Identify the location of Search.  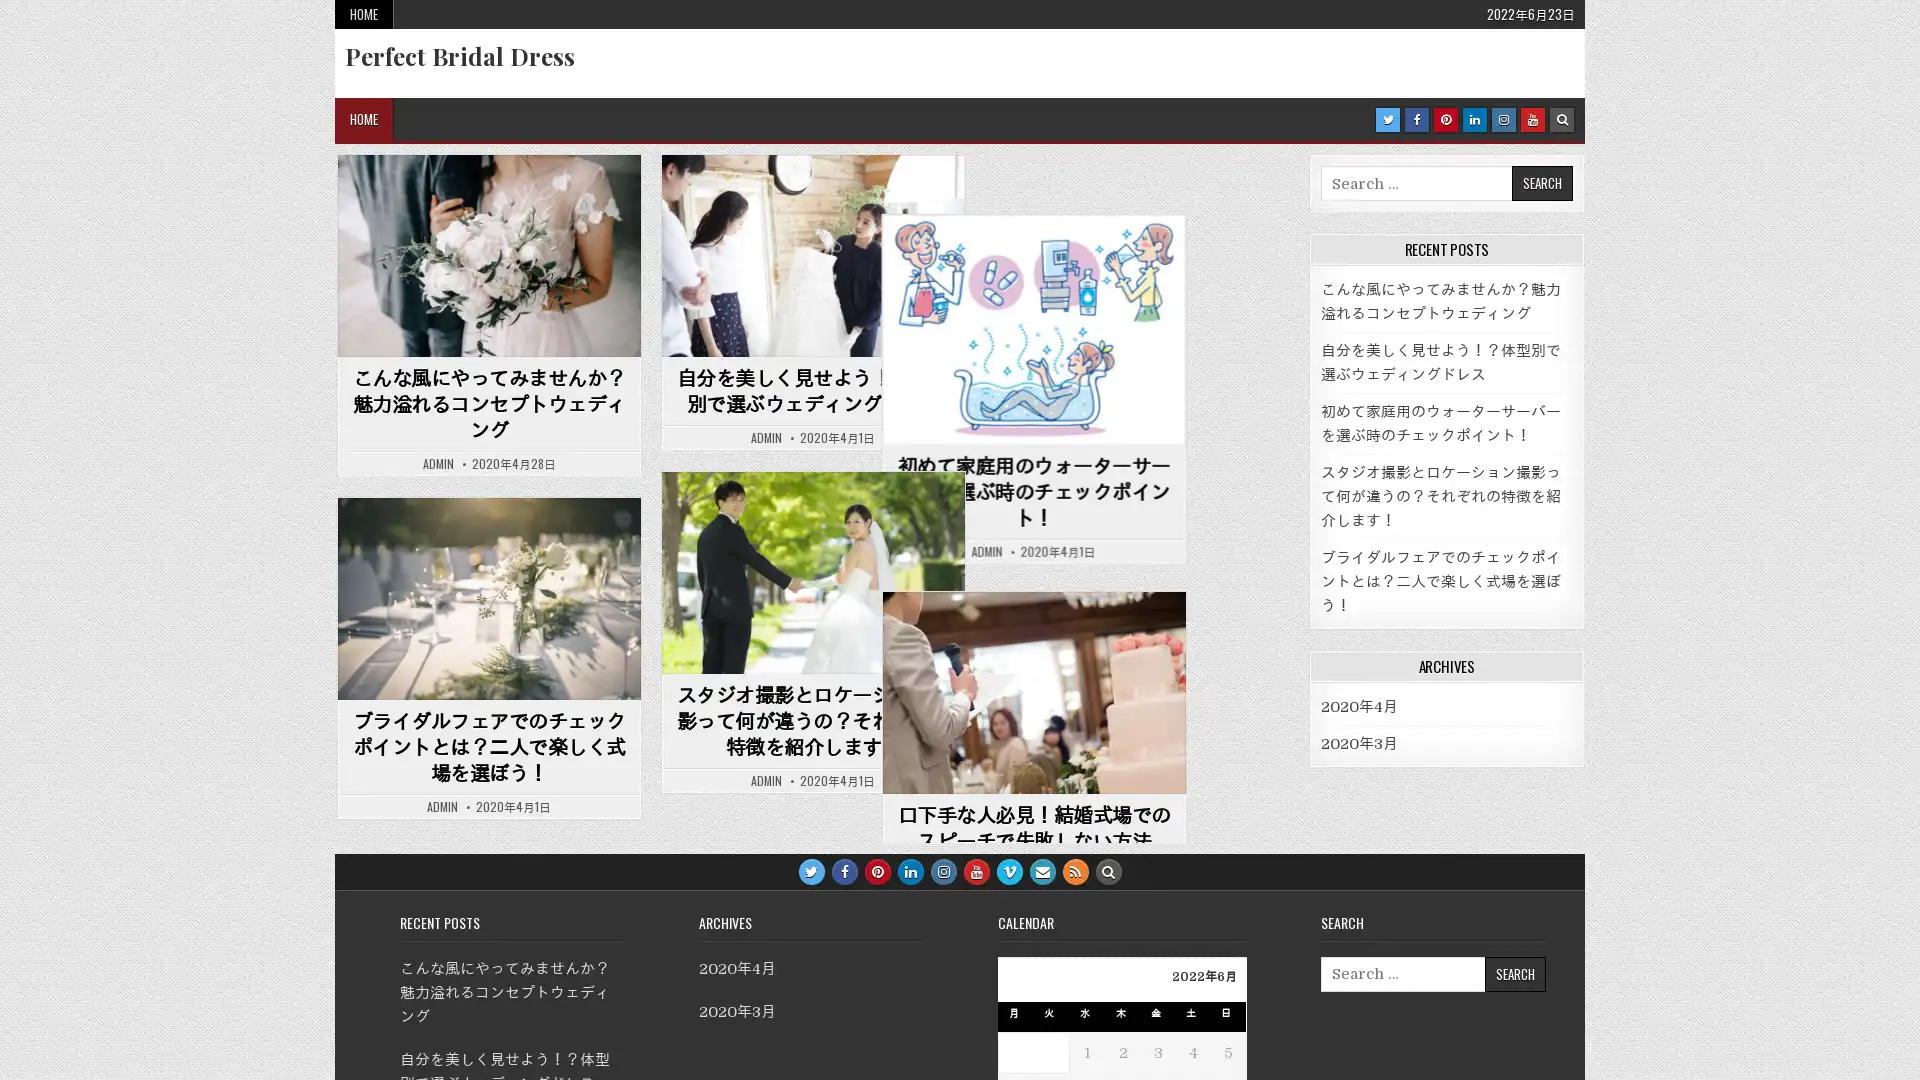
(1540, 183).